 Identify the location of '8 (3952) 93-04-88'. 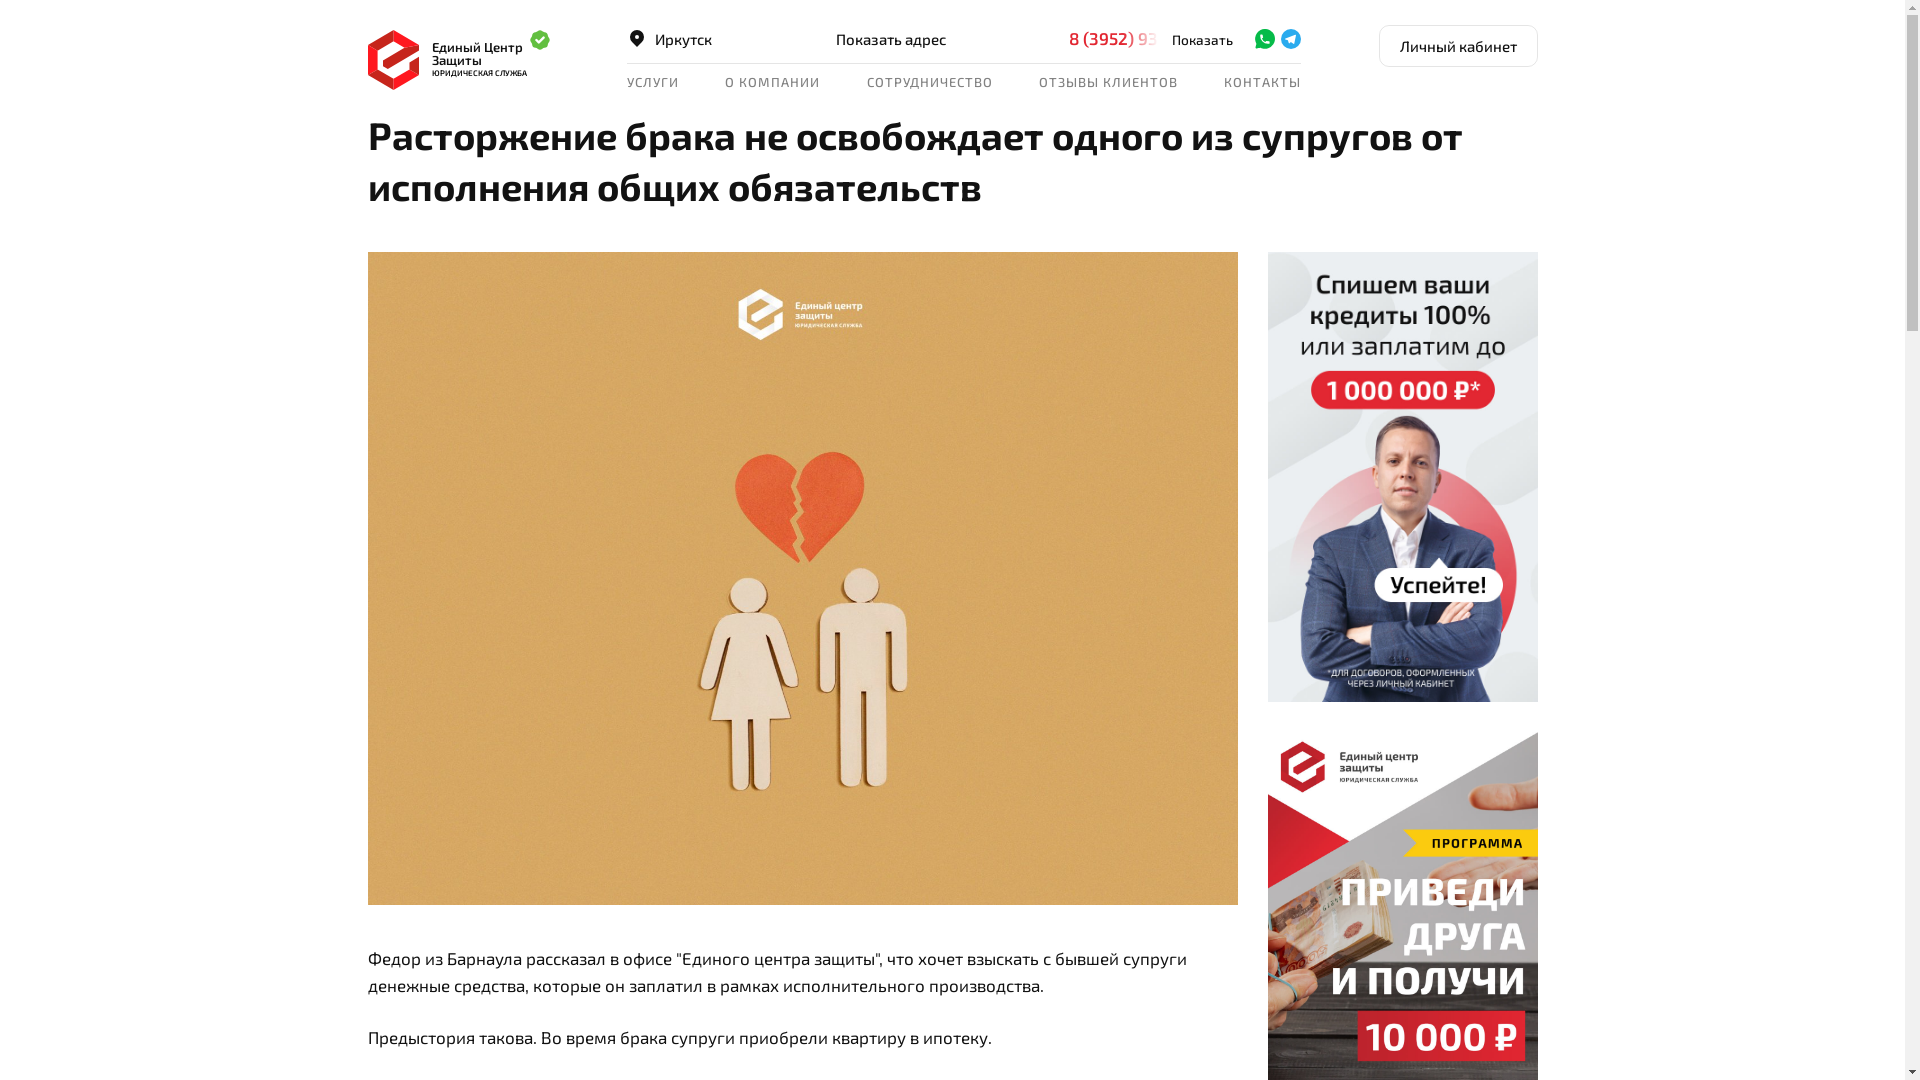
(1158, 38).